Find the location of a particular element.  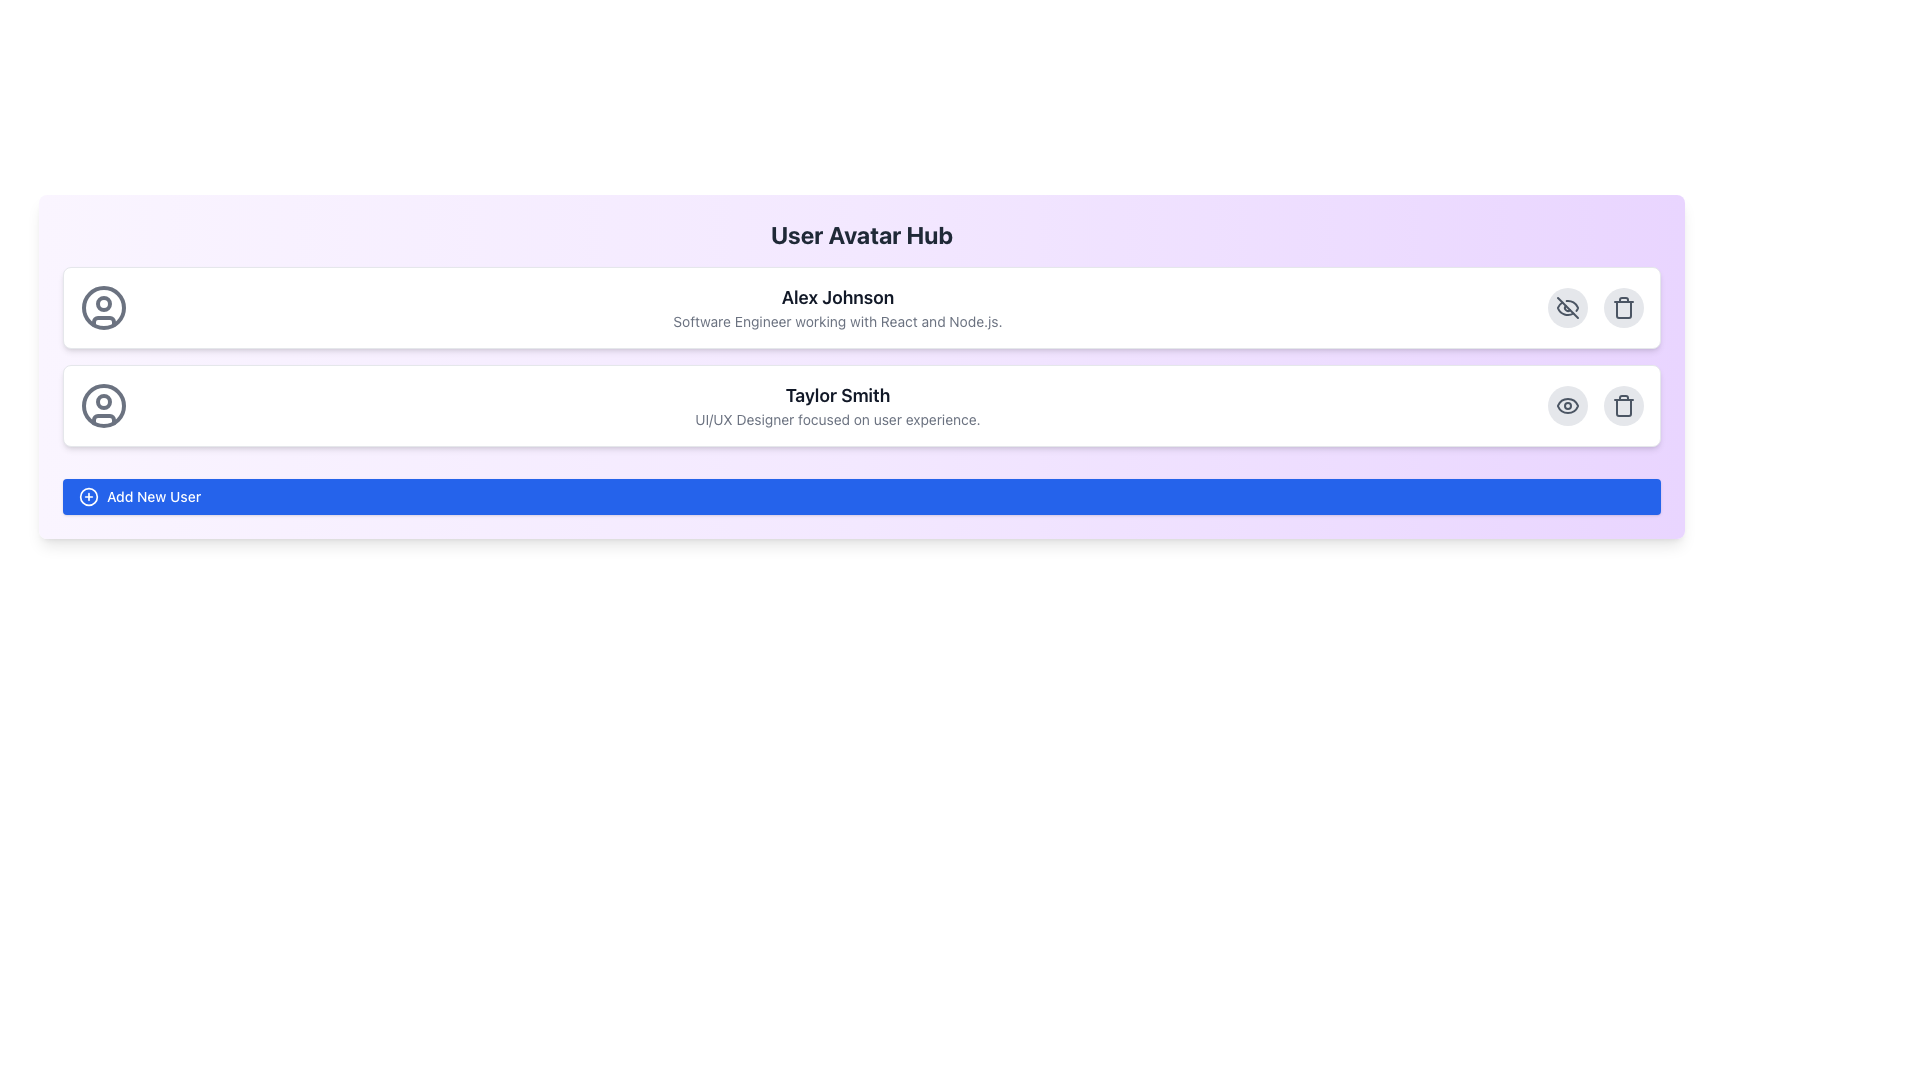

the outer circular contour of the user avatar icon representing 'Alex Johnson' is located at coordinates (103, 308).